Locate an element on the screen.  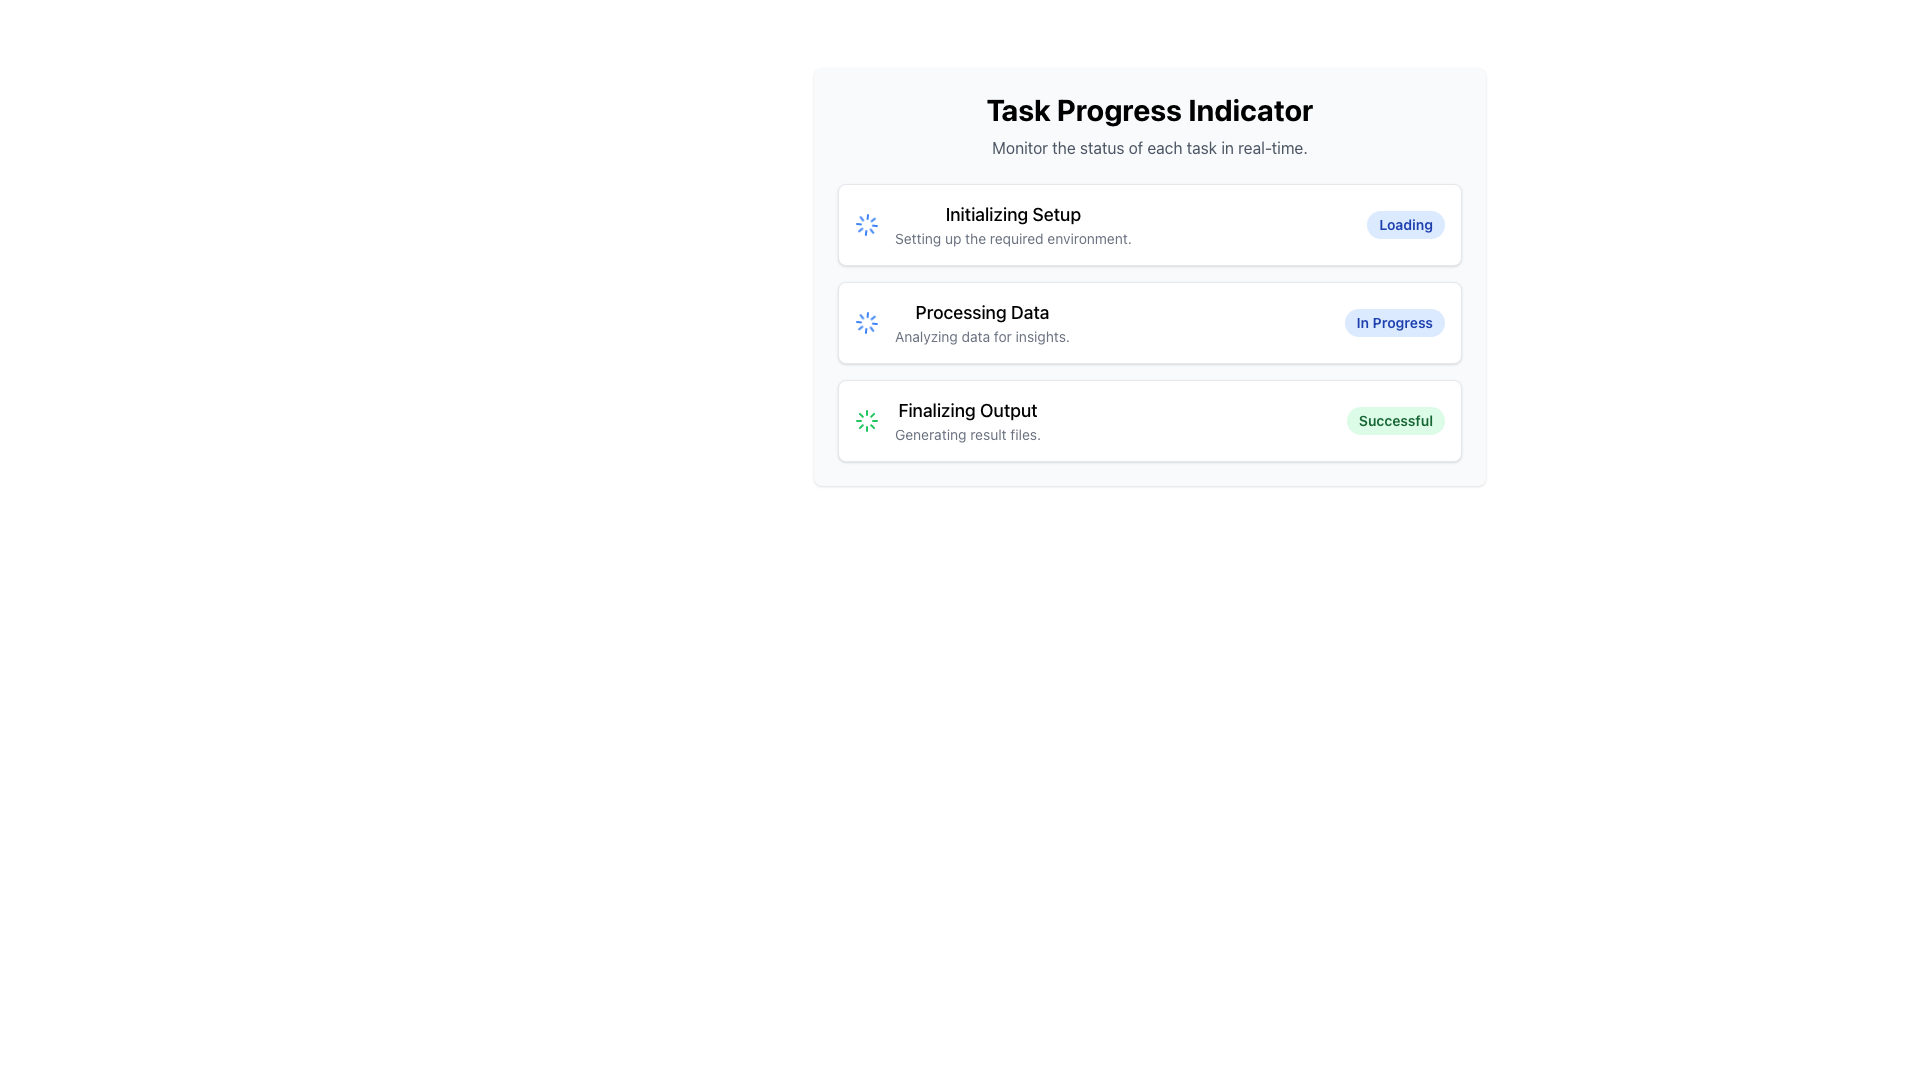
text content of the gray text label that reads 'Generating result files.' located under the 'Finalizing Output' section is located at coordinates (968, 434).